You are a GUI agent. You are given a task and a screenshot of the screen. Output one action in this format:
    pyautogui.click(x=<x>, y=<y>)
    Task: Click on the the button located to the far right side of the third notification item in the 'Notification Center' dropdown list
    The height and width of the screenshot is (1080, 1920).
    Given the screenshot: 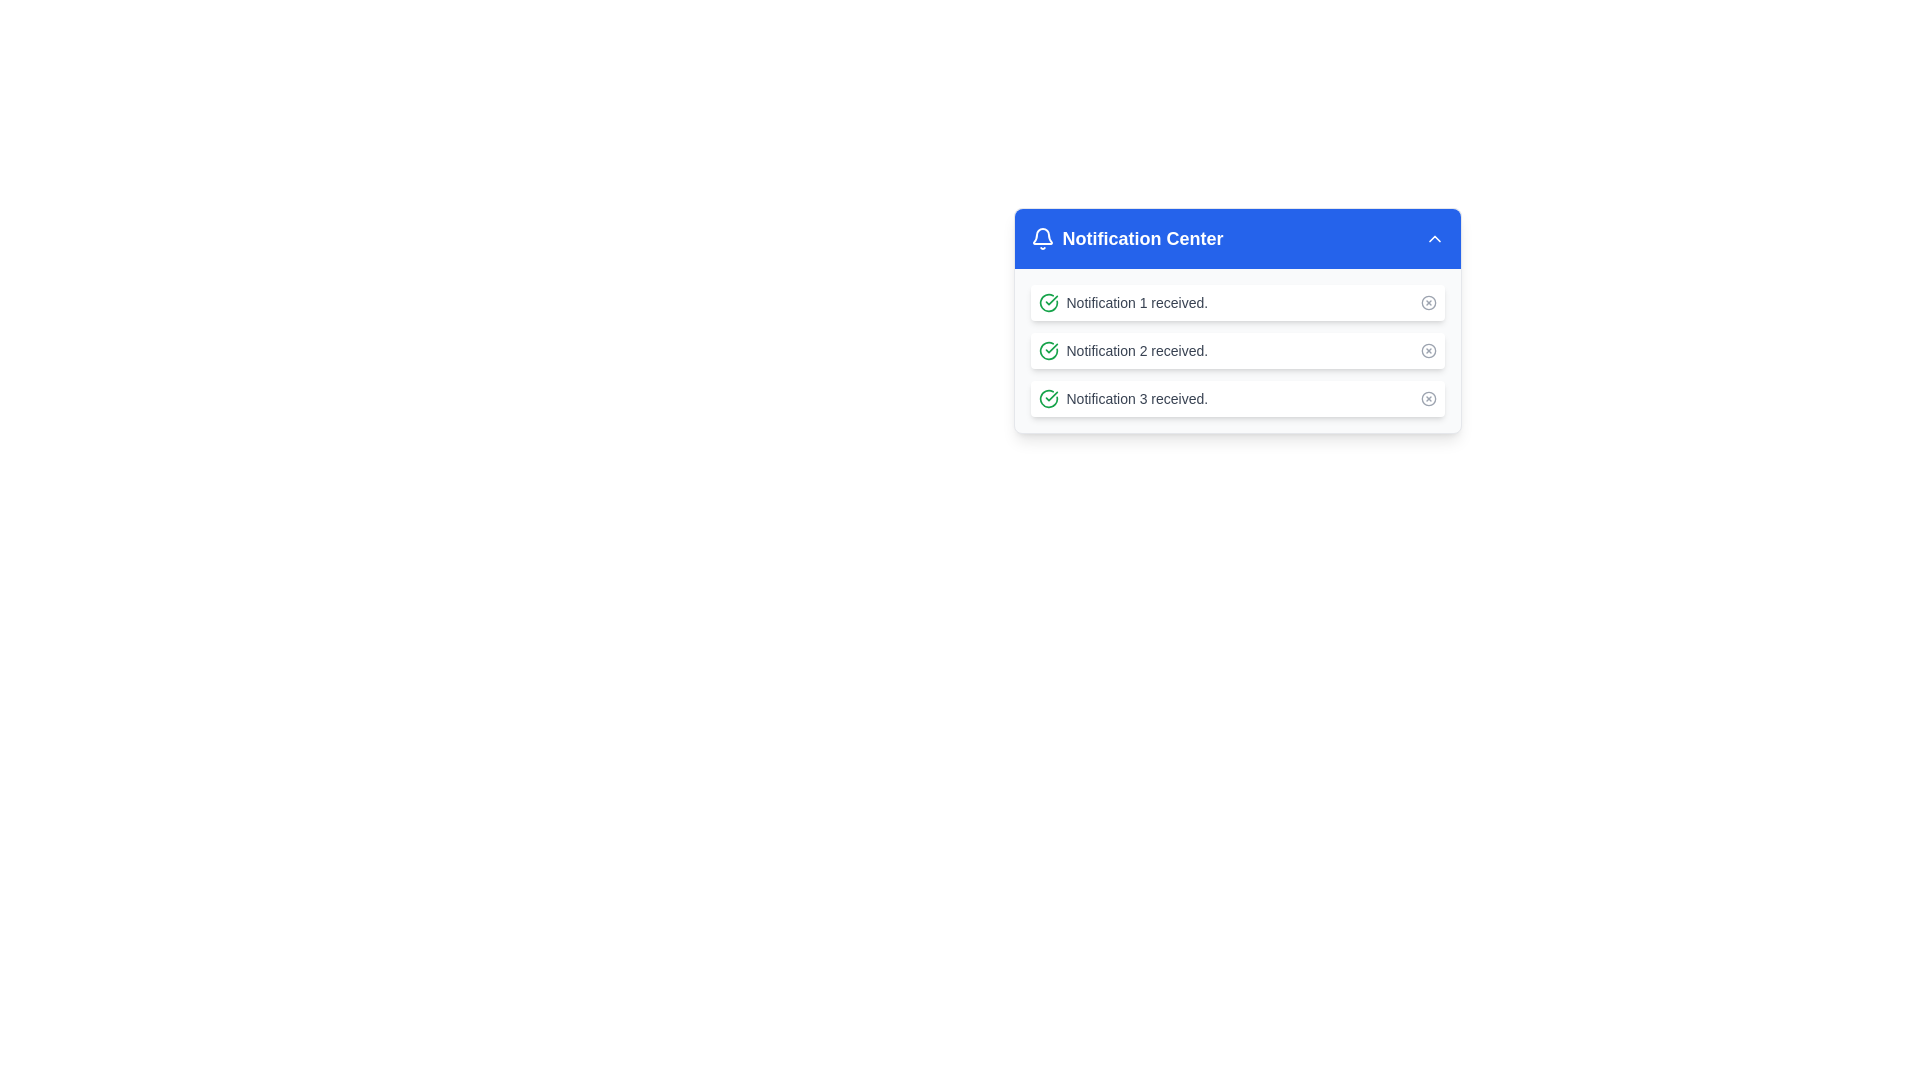 What is the action you would take?
    pyautogui.click(x=1427, y=398)
    